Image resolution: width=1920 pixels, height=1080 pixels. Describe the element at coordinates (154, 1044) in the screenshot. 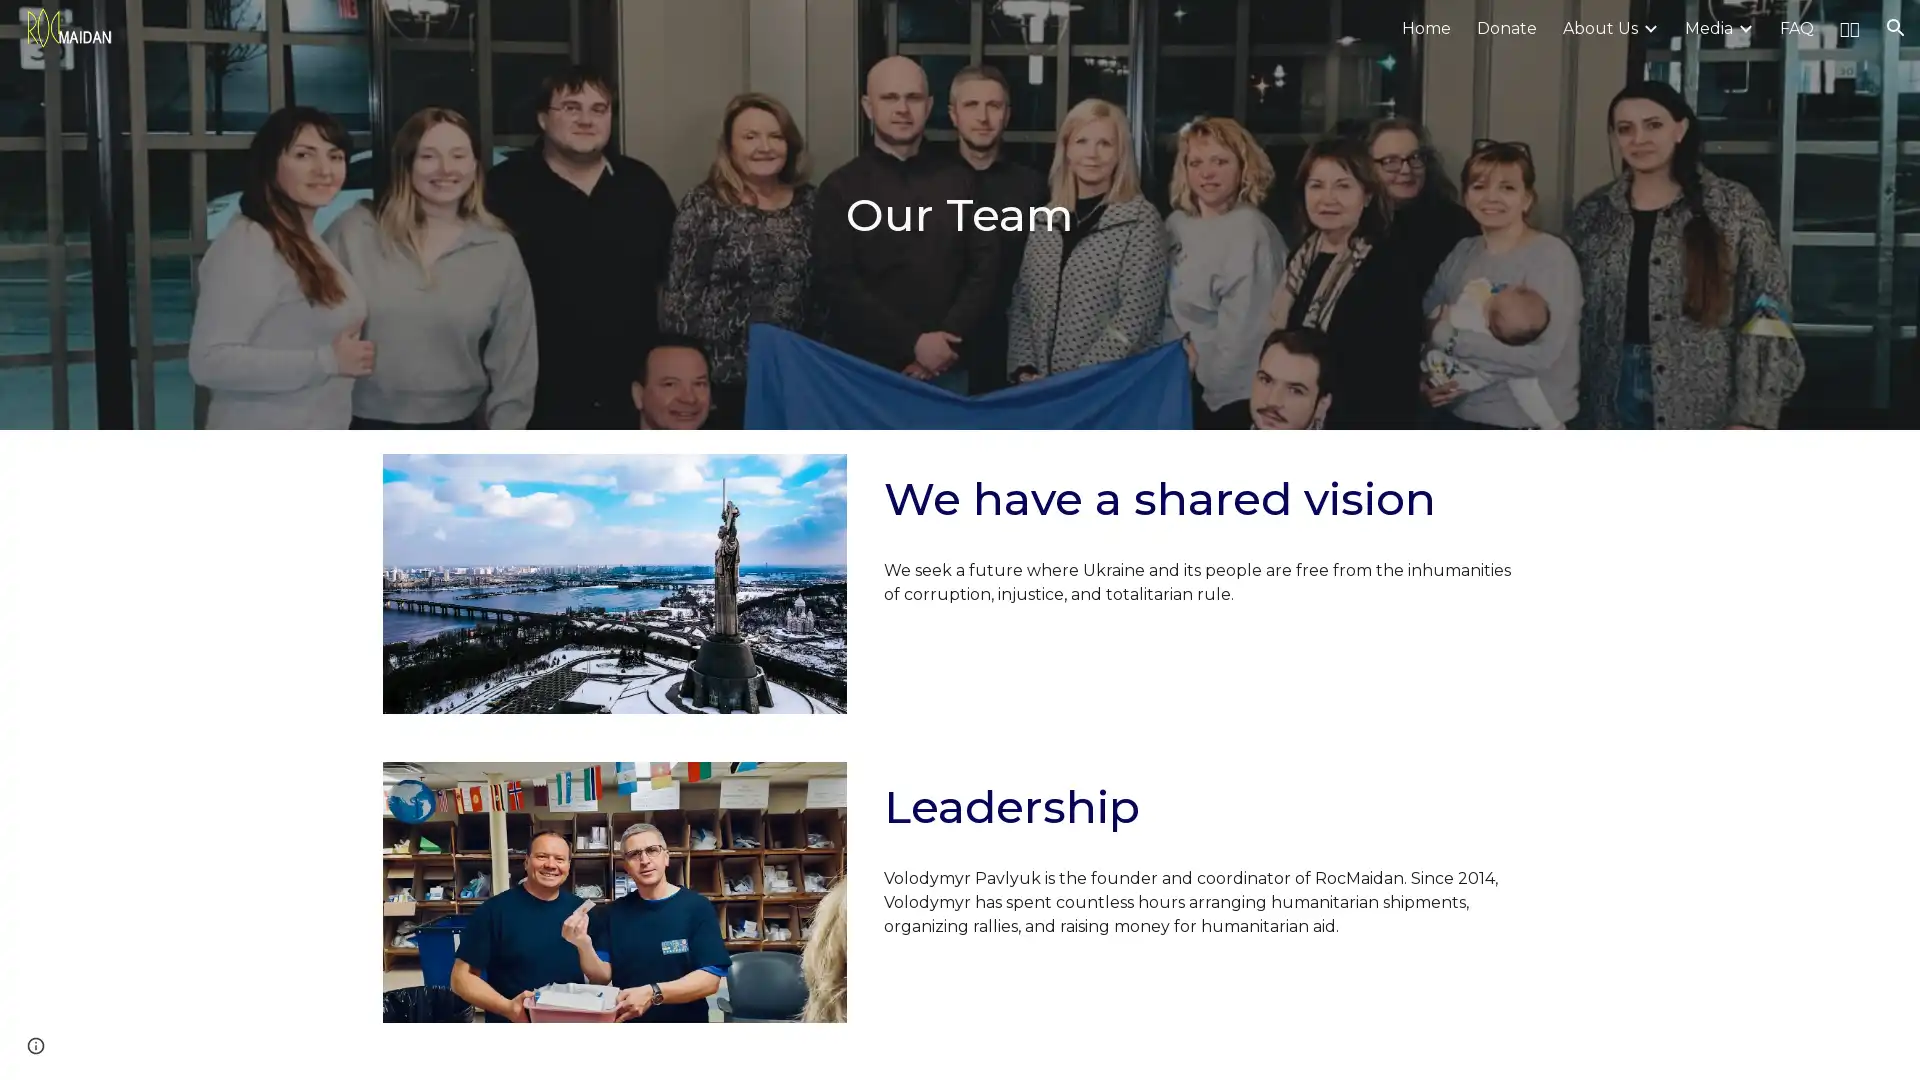

I see `Google Sites` at that location.